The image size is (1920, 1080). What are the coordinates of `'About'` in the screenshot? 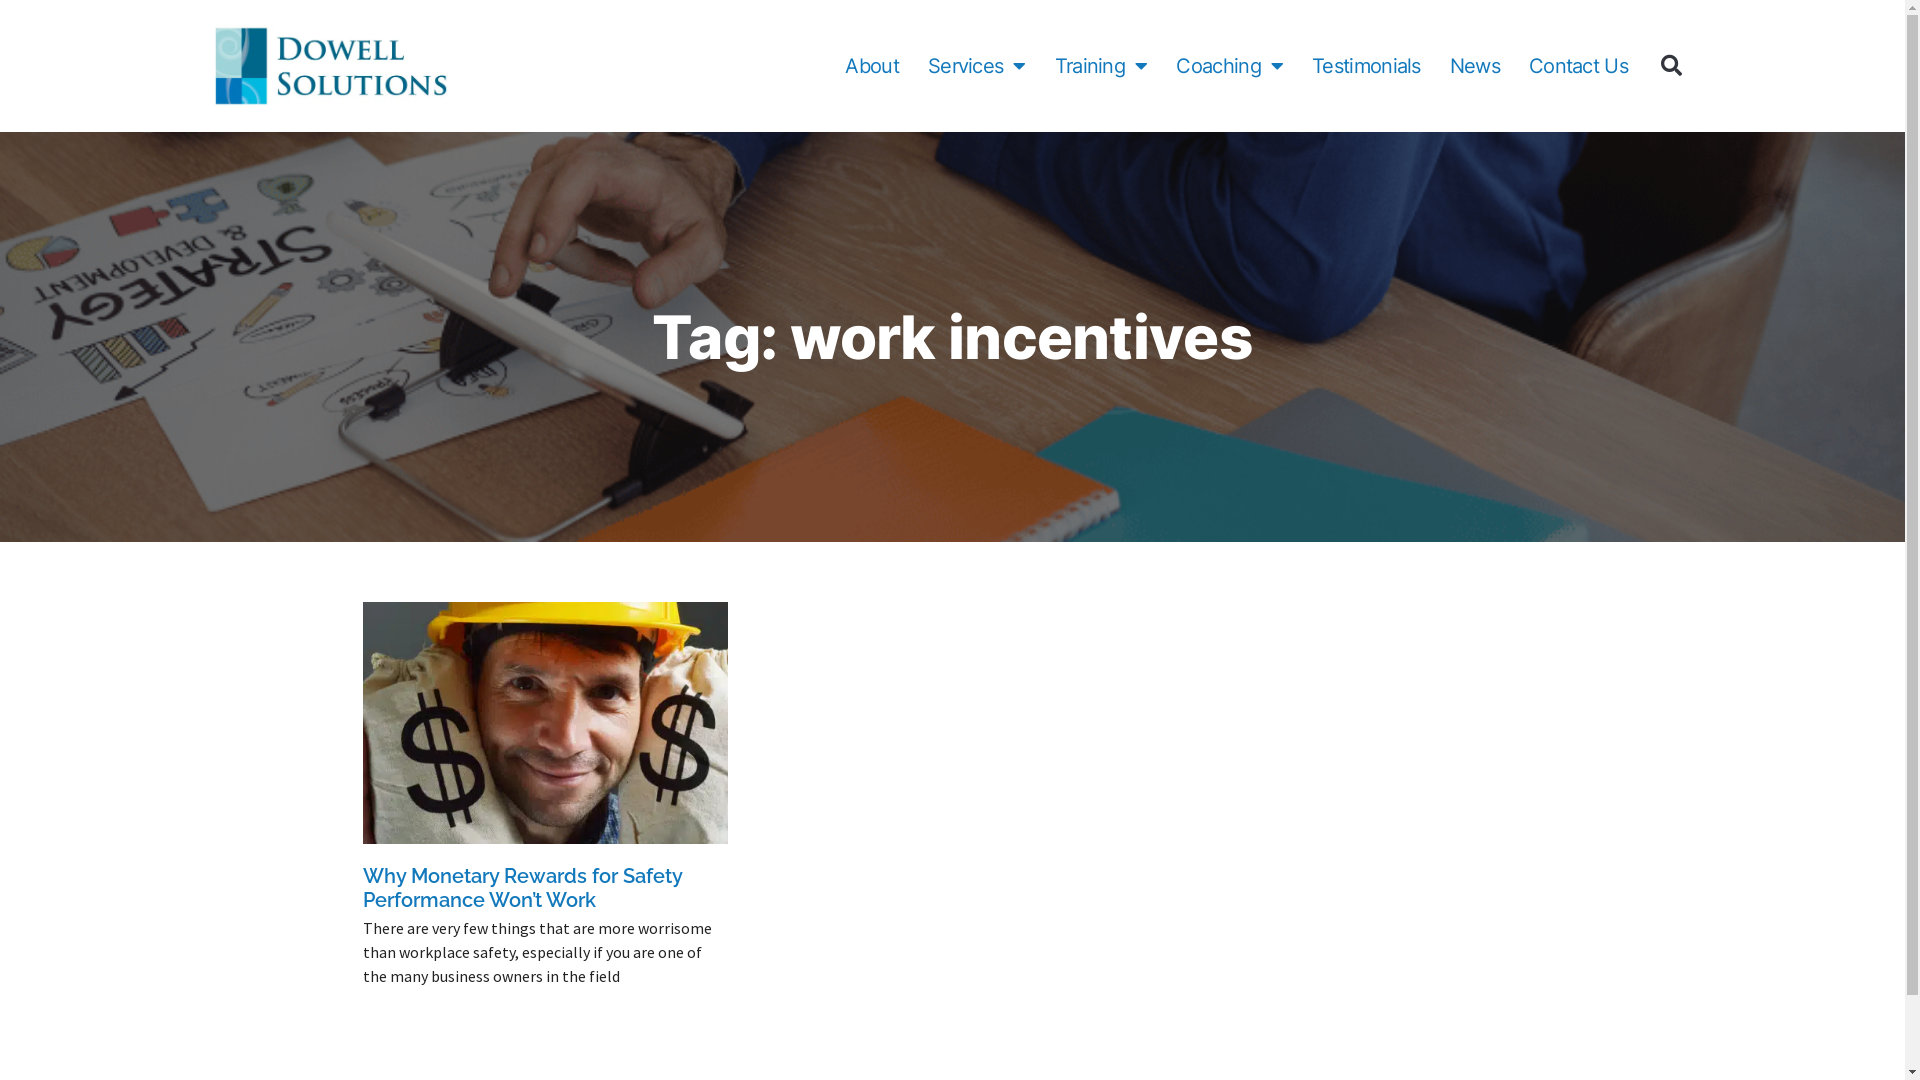 It's located at (872, 64).